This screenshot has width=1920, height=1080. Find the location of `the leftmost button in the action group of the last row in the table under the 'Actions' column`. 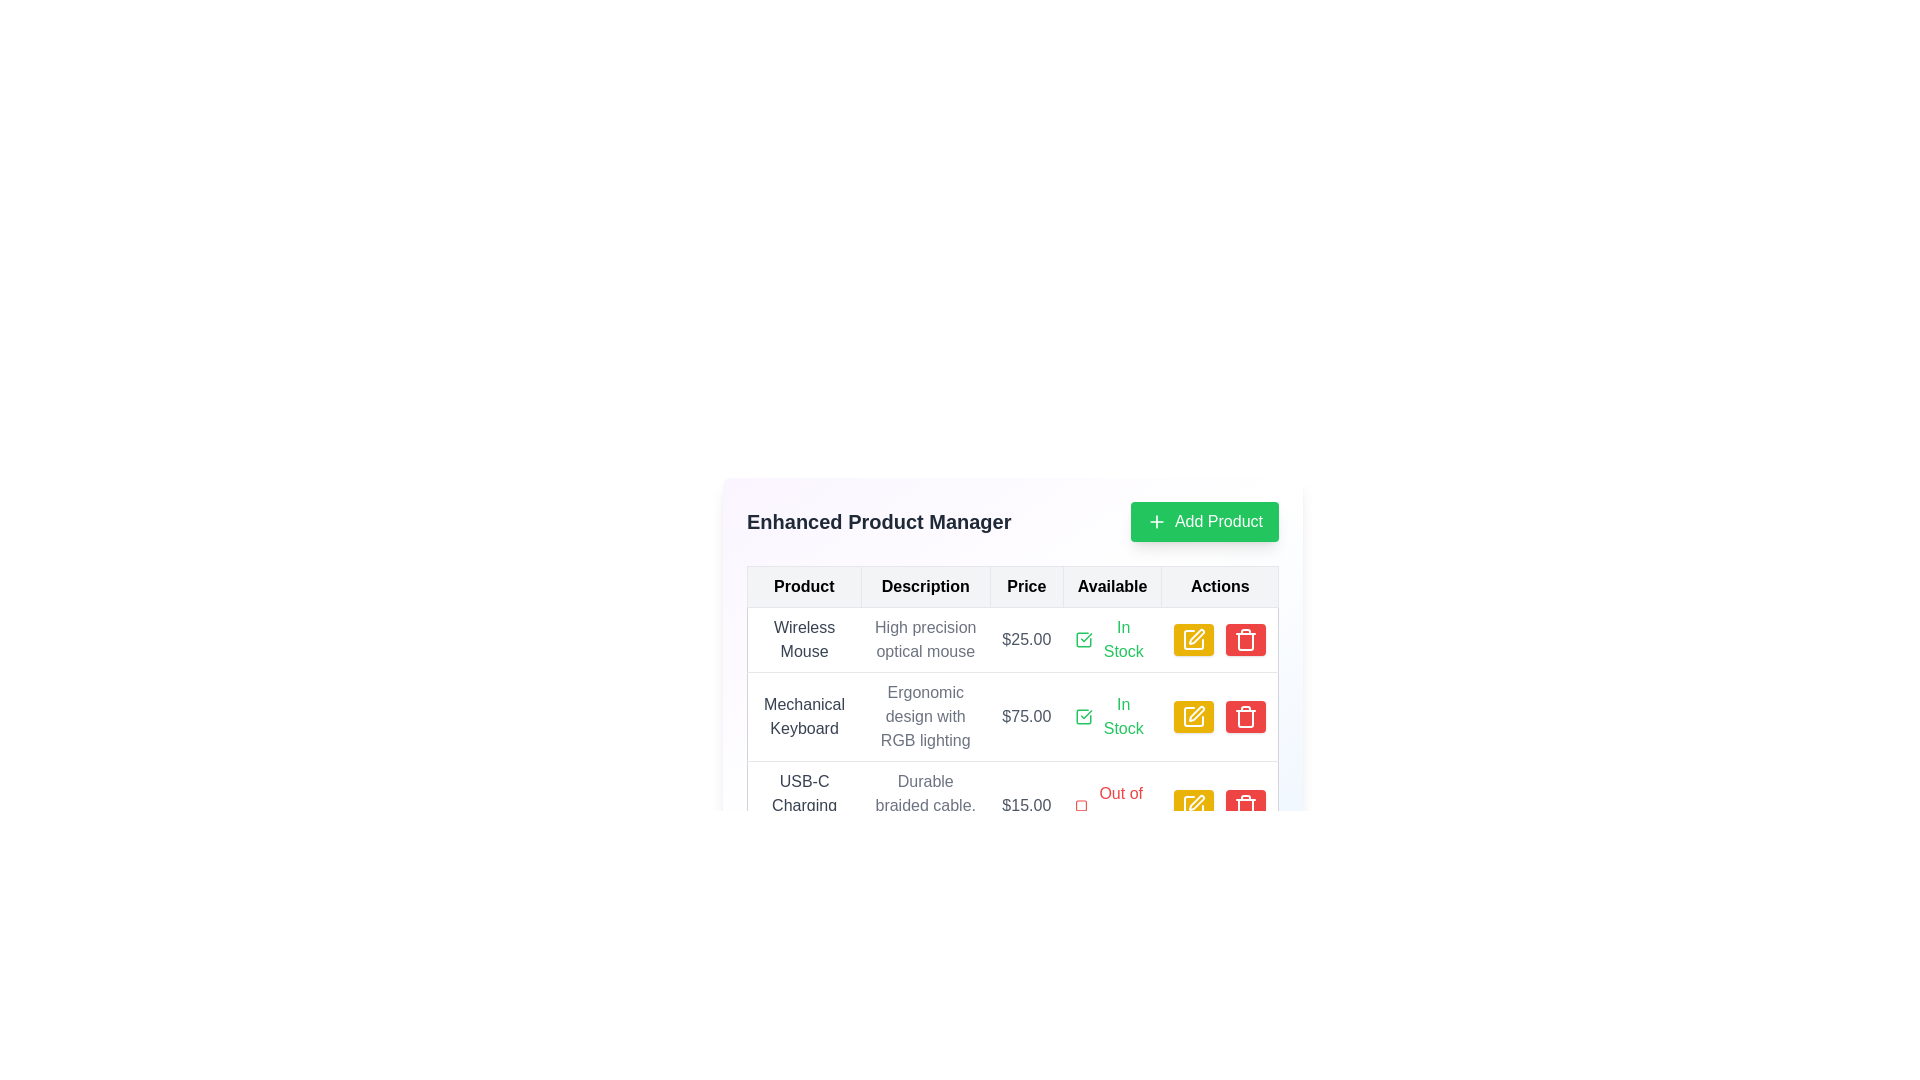

the leftmost button in the action group of the last row in the table under the 'Actions' column is located at coordinates (1194, 805).